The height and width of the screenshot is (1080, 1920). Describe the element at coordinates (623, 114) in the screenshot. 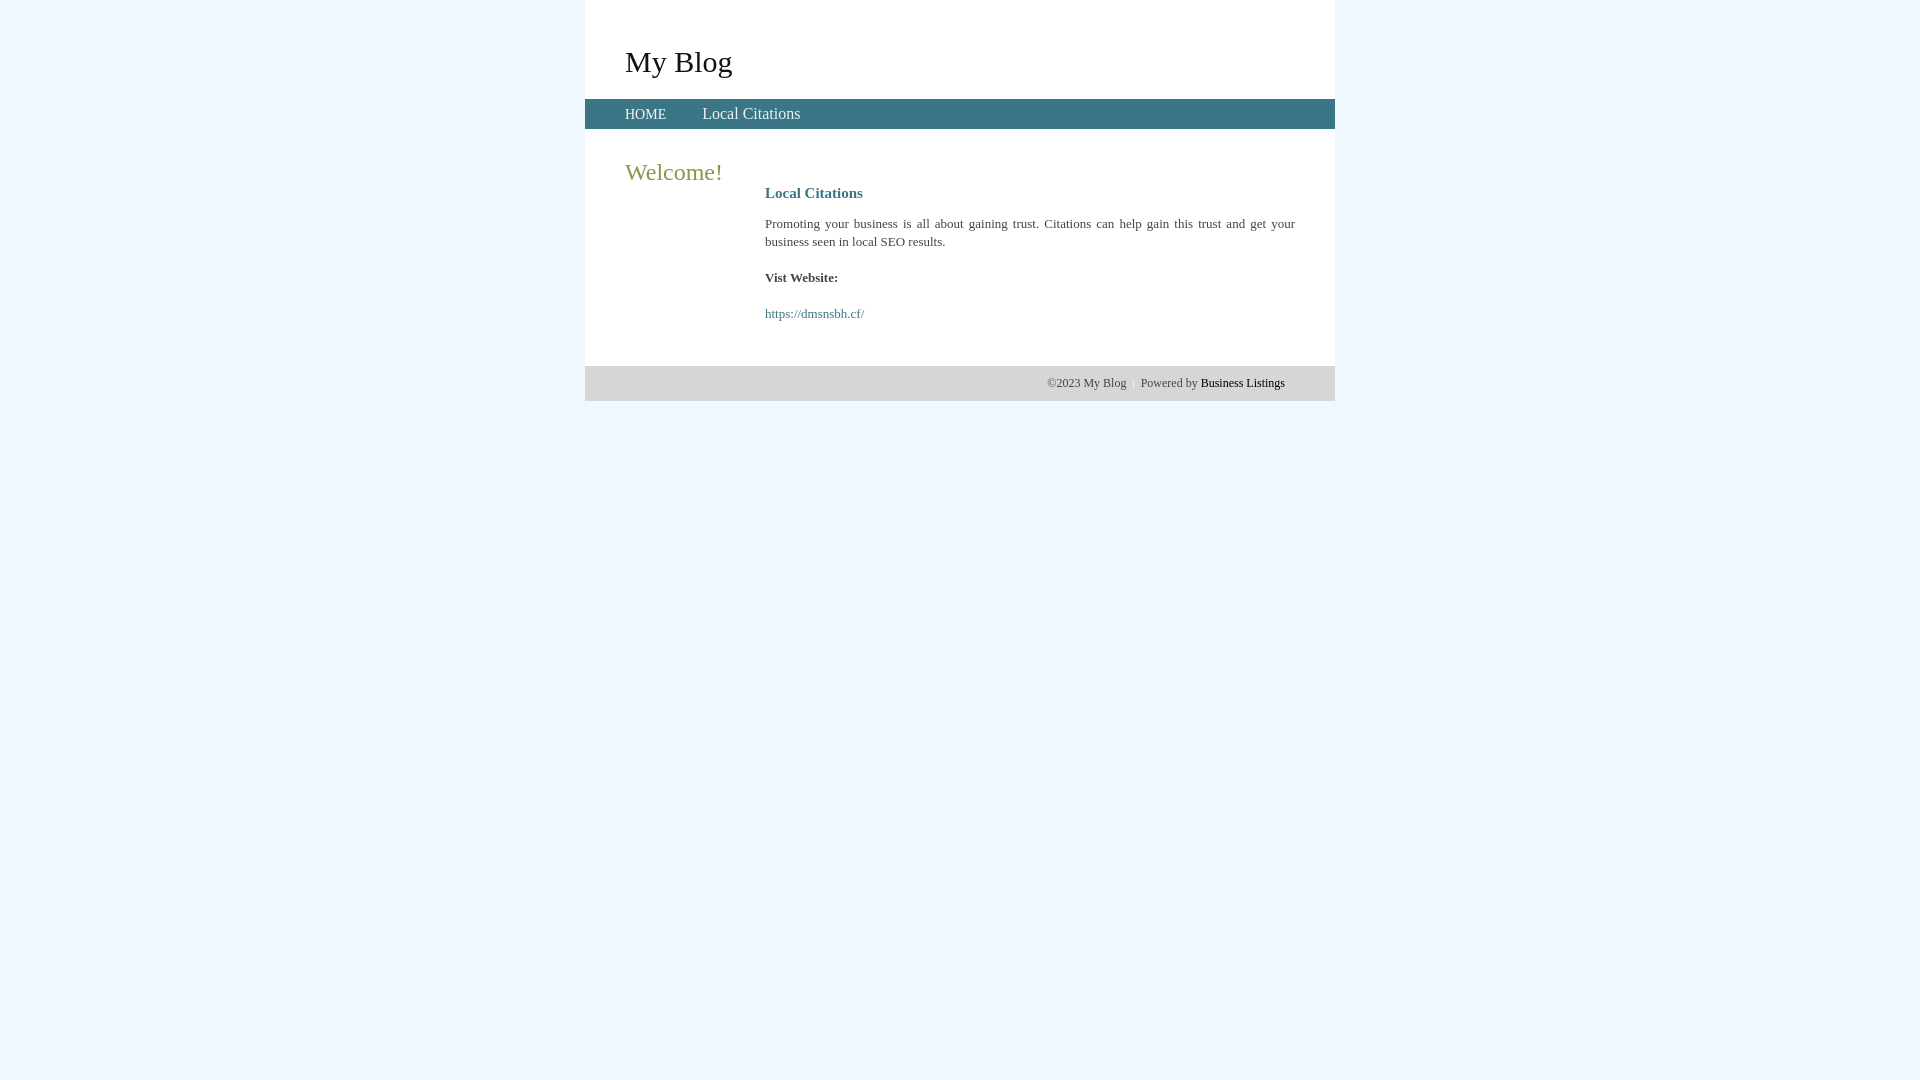

I see `'HOME'` at that location.